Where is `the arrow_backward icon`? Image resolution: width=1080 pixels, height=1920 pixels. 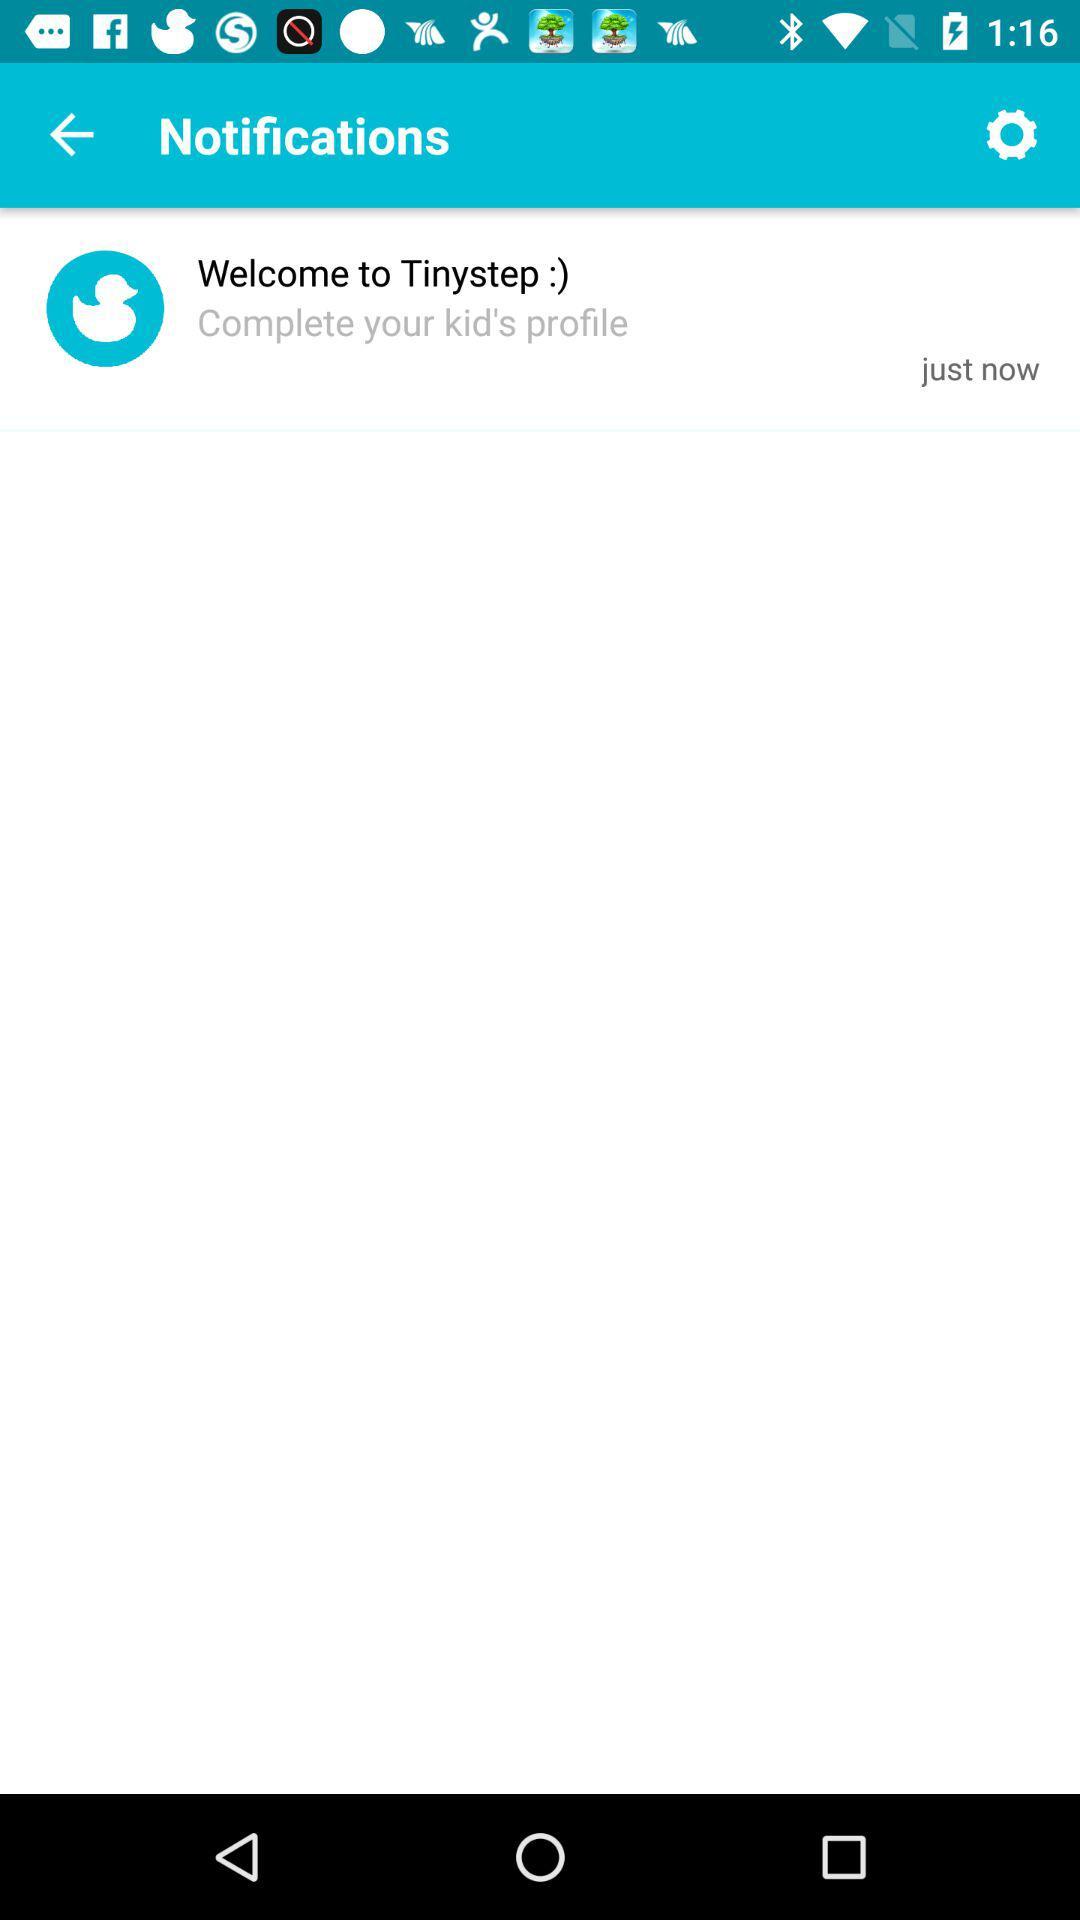
the arrow_backward icon is located at coordinates (71, 134).